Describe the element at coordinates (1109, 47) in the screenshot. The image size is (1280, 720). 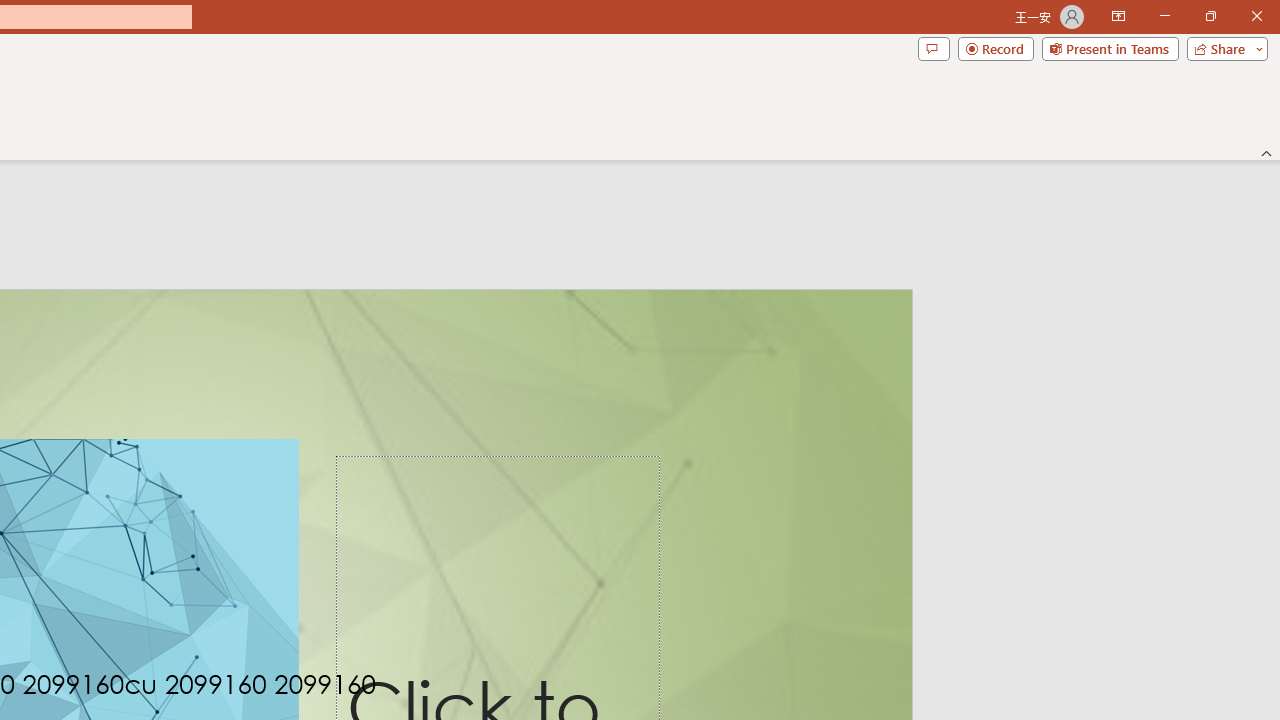
I see `'Present in Teams'` at that location.